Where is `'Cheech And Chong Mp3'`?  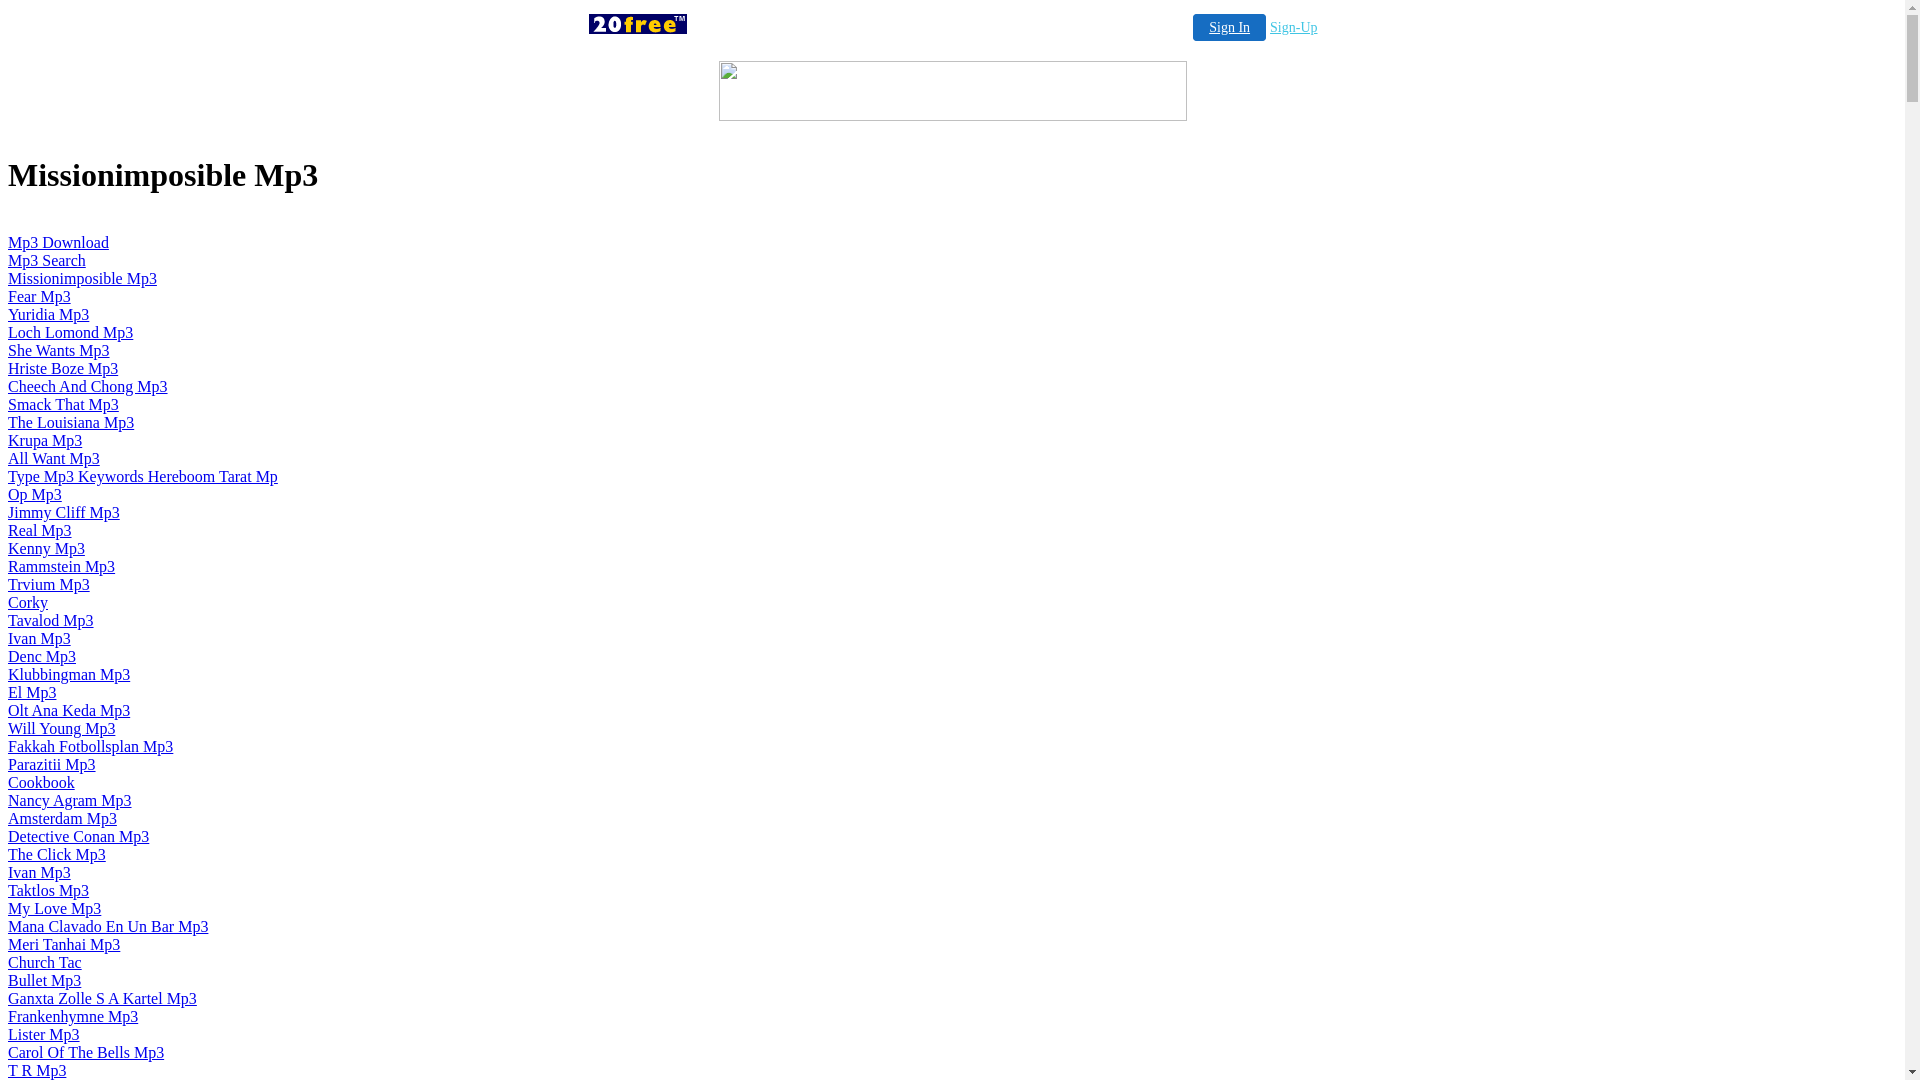 'Cheech And Chong Mp3' is located at coordinates (86, 386).